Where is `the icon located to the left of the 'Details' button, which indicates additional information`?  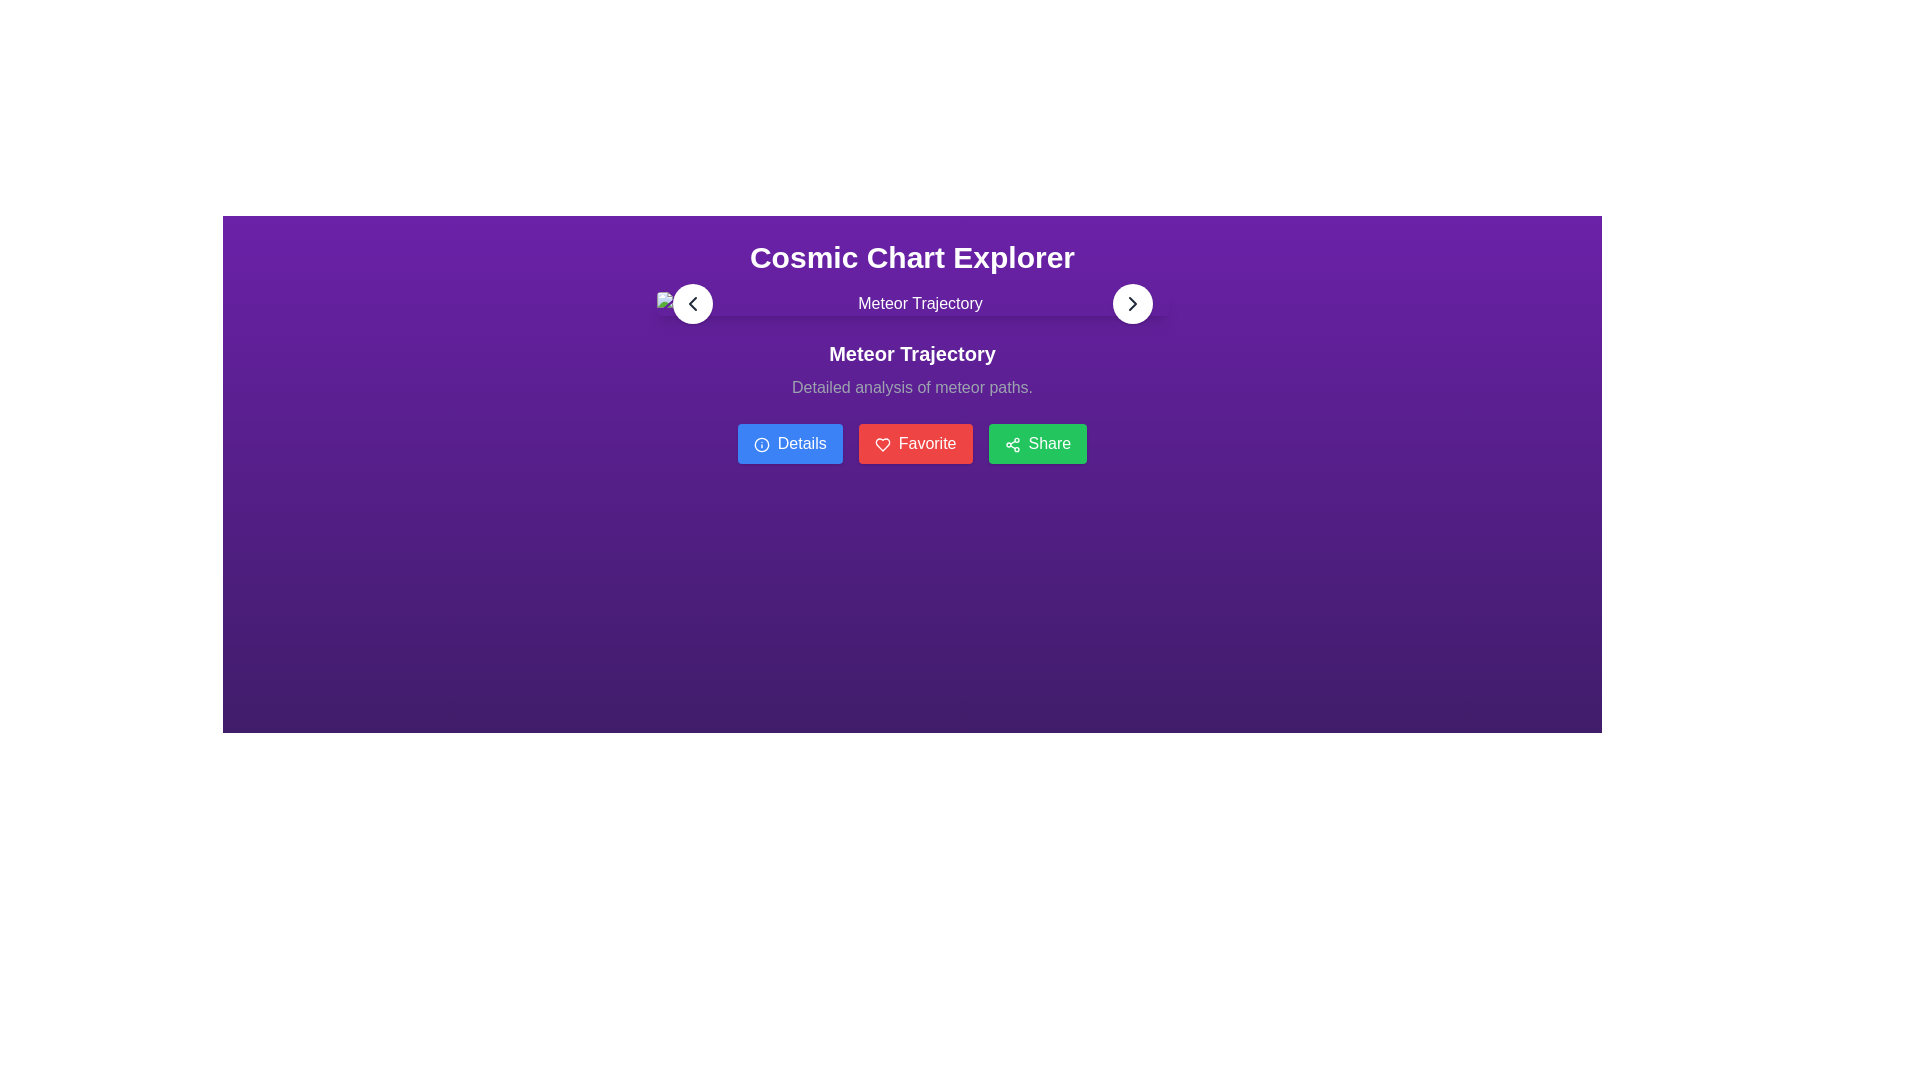
the icon located to the left of the 'Details' button, which indicates additional information is located at coordinates (760, 443).